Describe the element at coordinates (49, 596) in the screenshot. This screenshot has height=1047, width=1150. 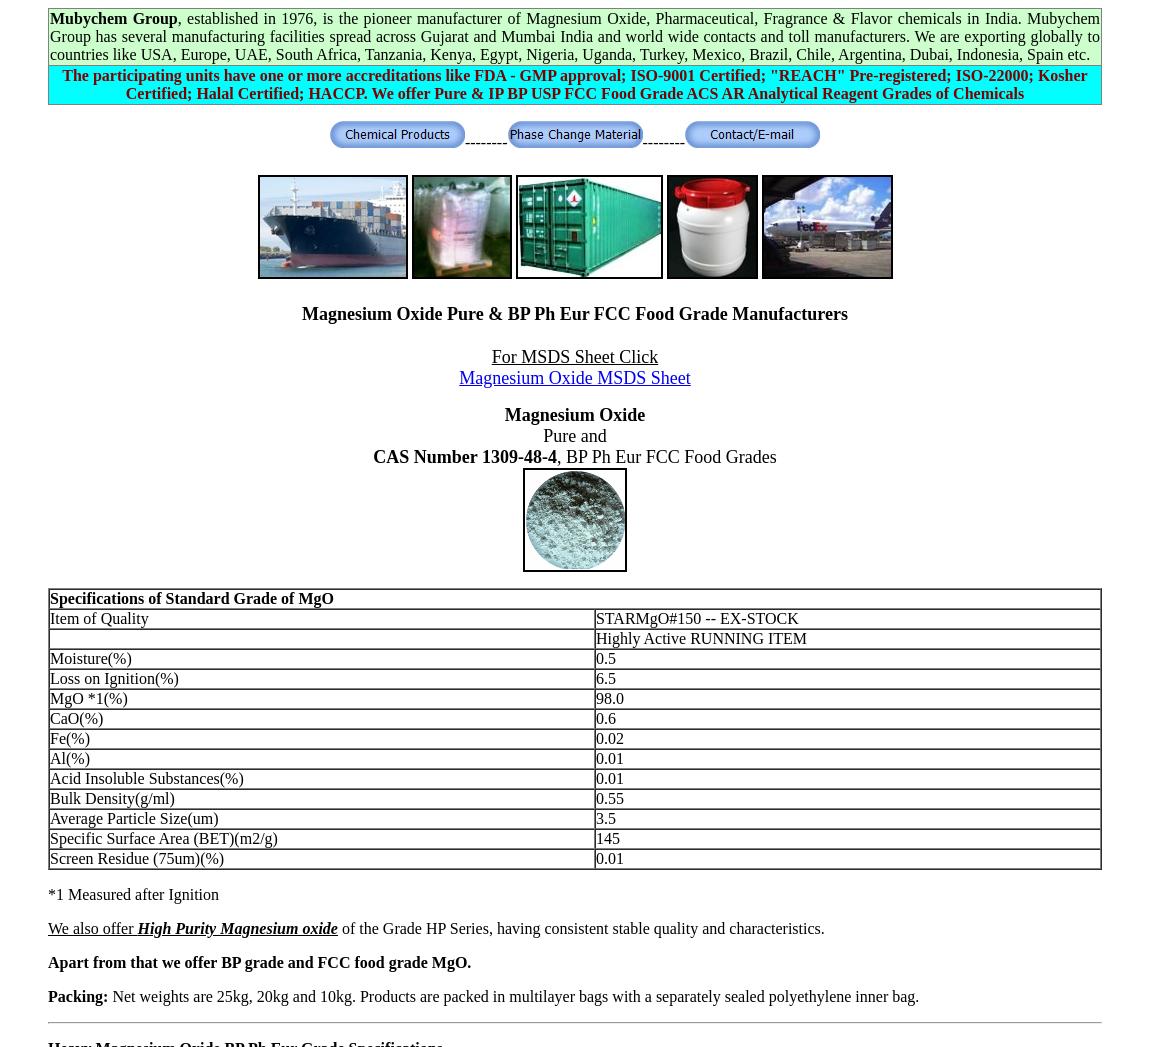
I see `'Specifications    of Standard Grade of MgO'` at that location.